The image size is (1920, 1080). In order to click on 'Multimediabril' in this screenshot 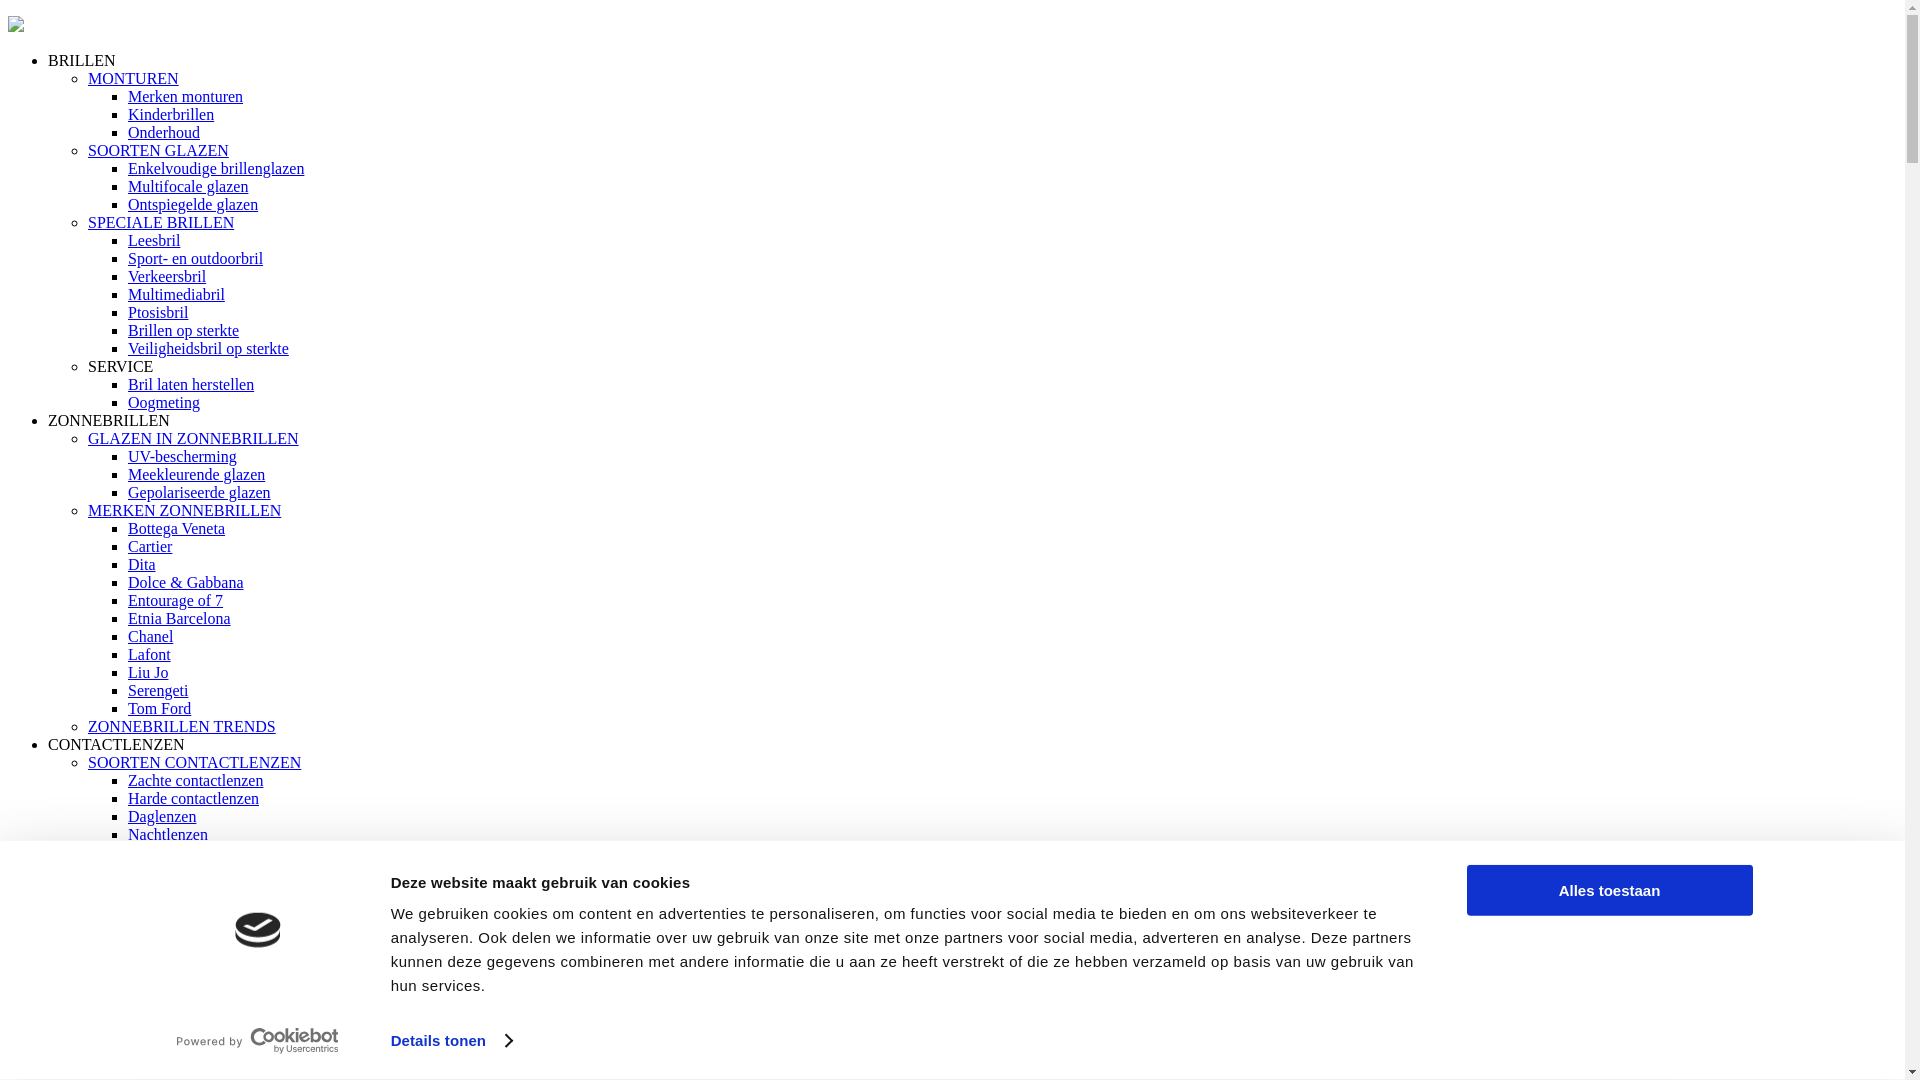, I will do `click(176, 294)`.